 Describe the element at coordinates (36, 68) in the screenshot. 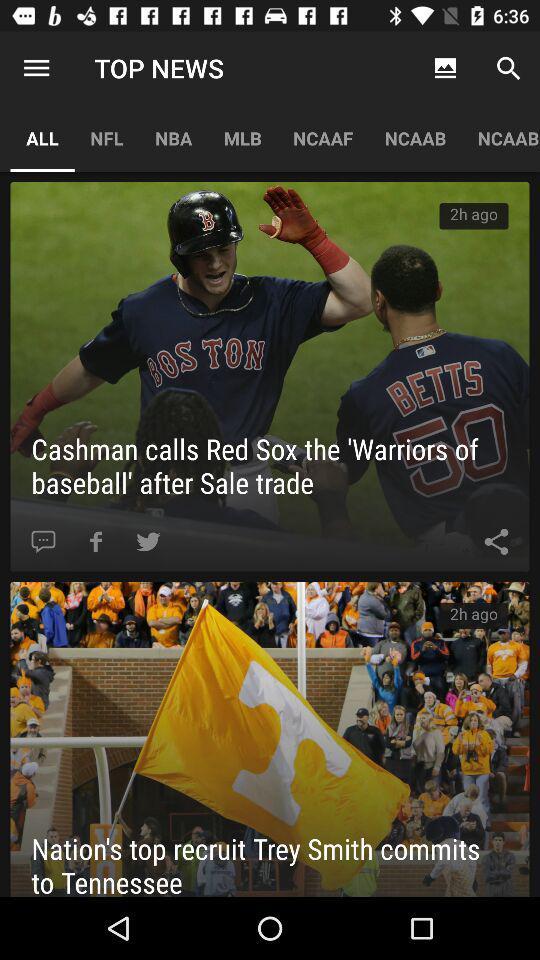

I see `the app above all icon` at that location.